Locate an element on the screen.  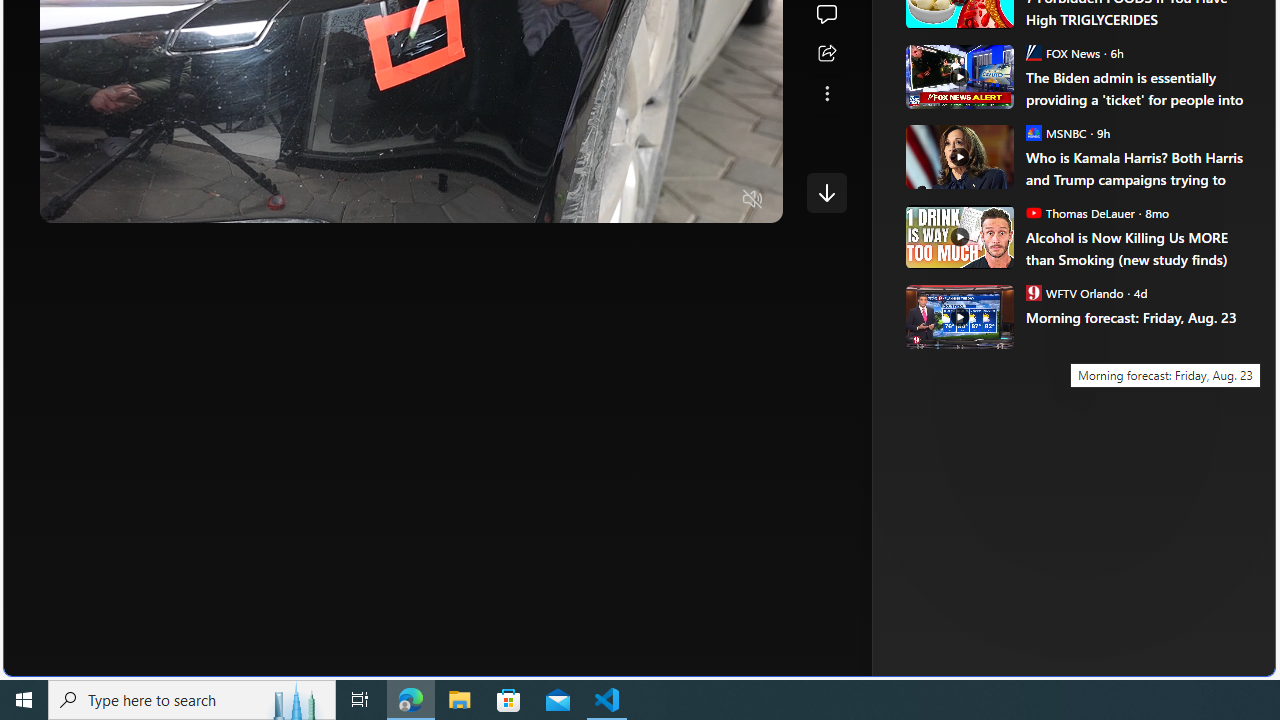
'FOX News' is located at coordinates (1033, 51).